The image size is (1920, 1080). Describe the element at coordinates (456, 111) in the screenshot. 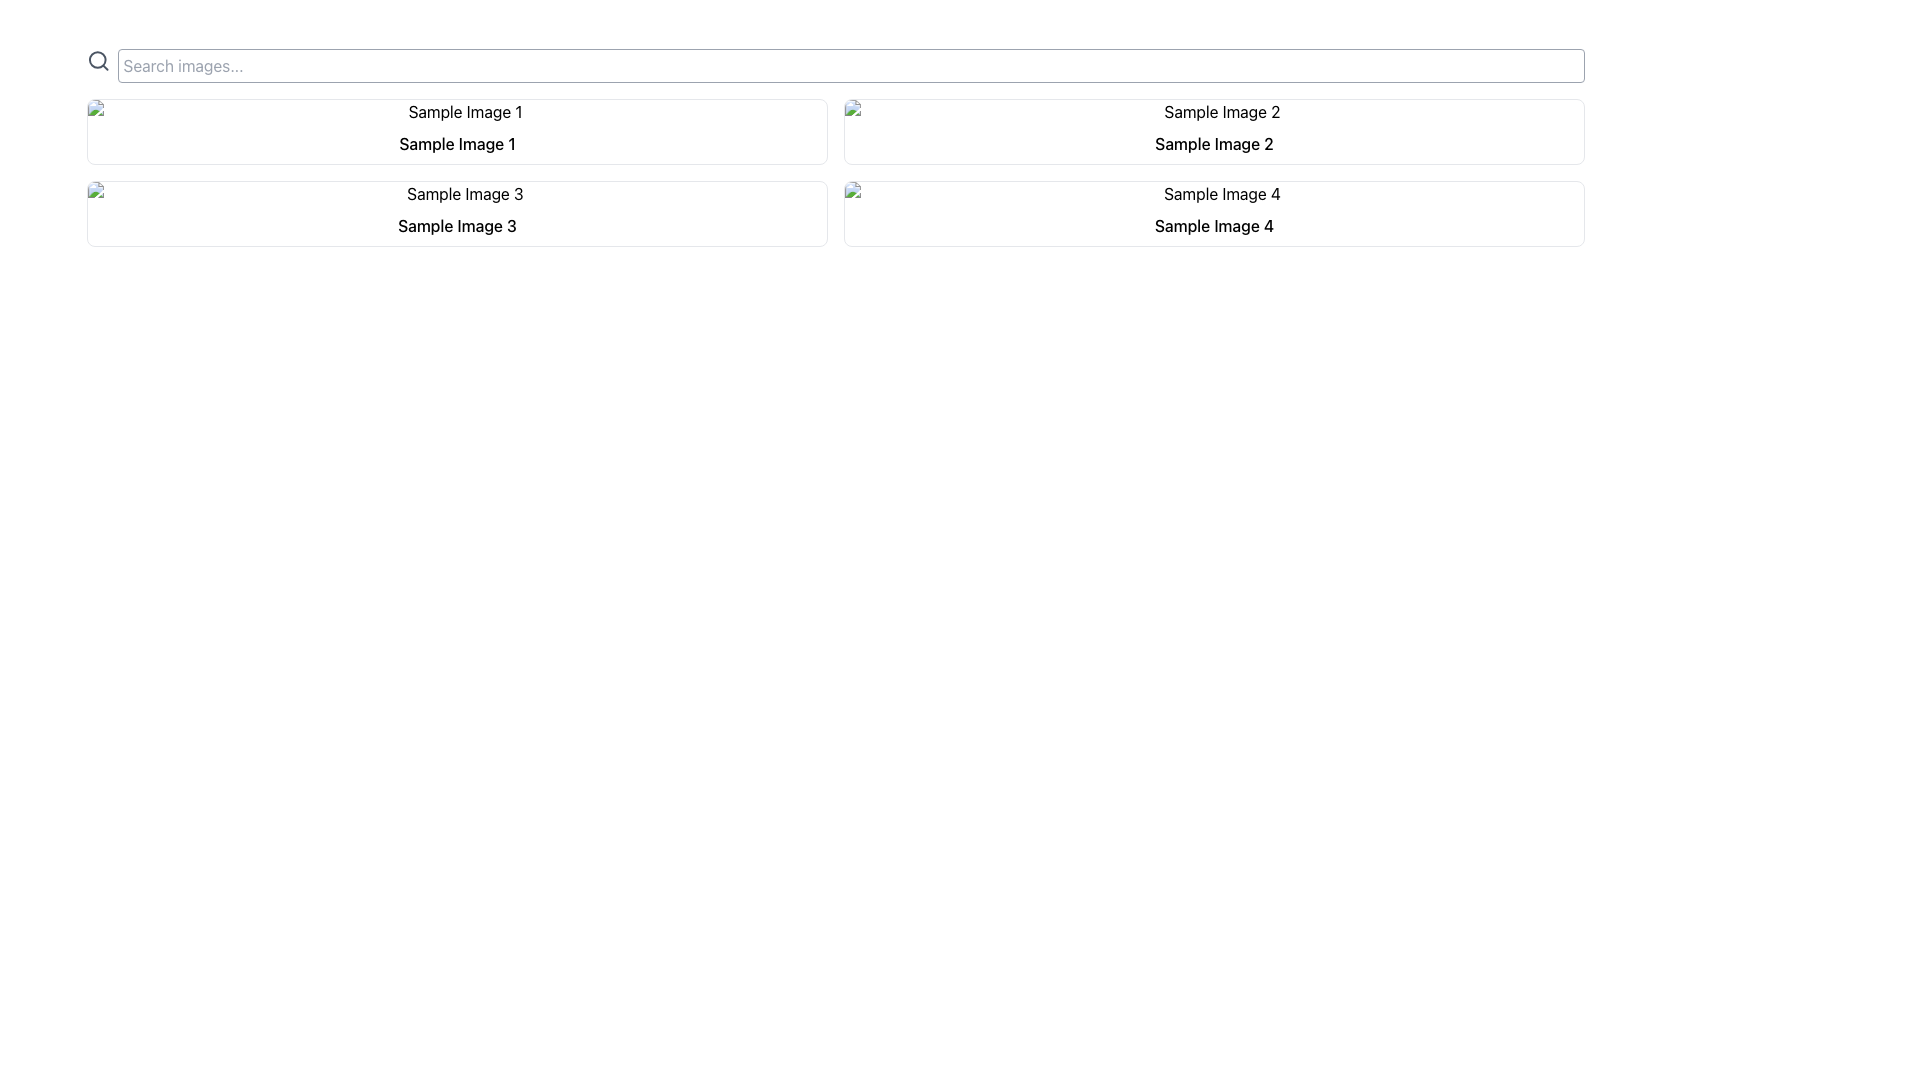

I see `the thumbnail image in the first card of the top row in the grid layout` at that location.